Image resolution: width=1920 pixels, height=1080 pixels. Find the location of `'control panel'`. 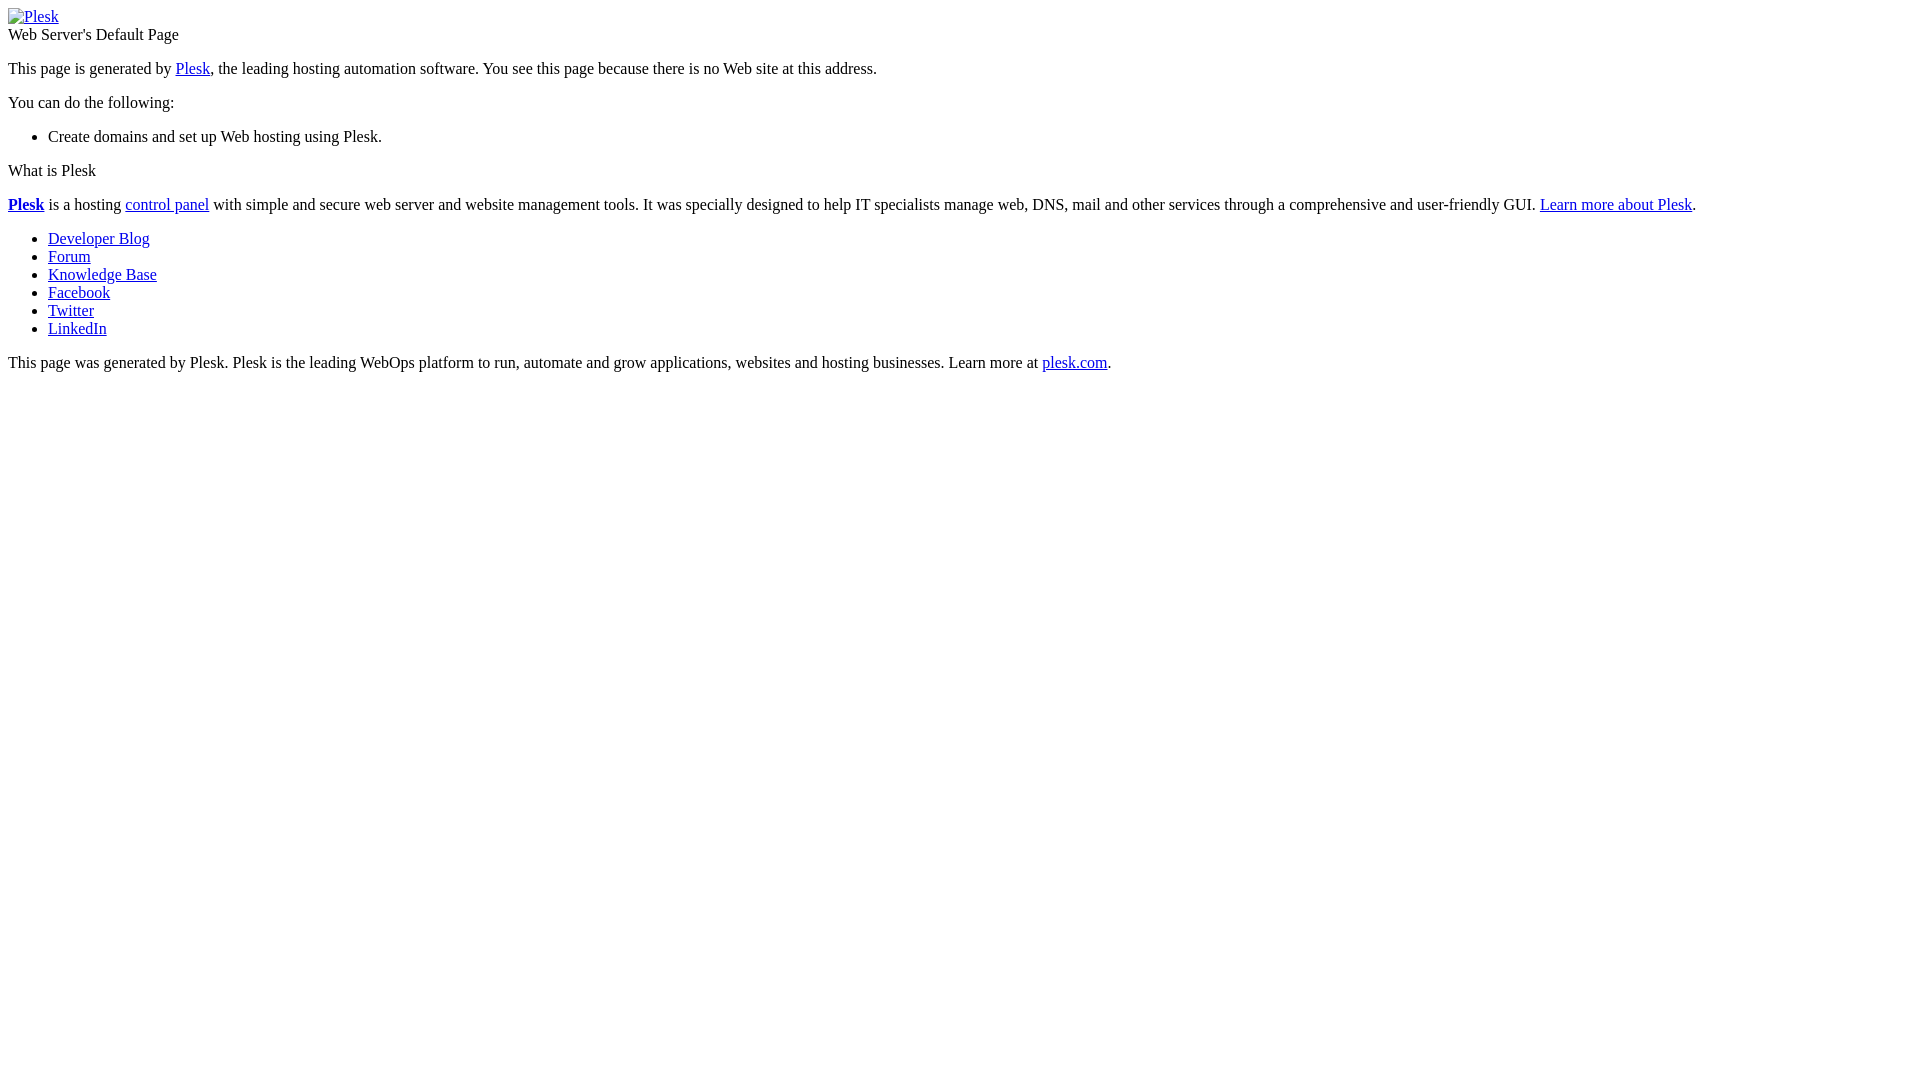

'control panel' is located at coordinates (123, 204).